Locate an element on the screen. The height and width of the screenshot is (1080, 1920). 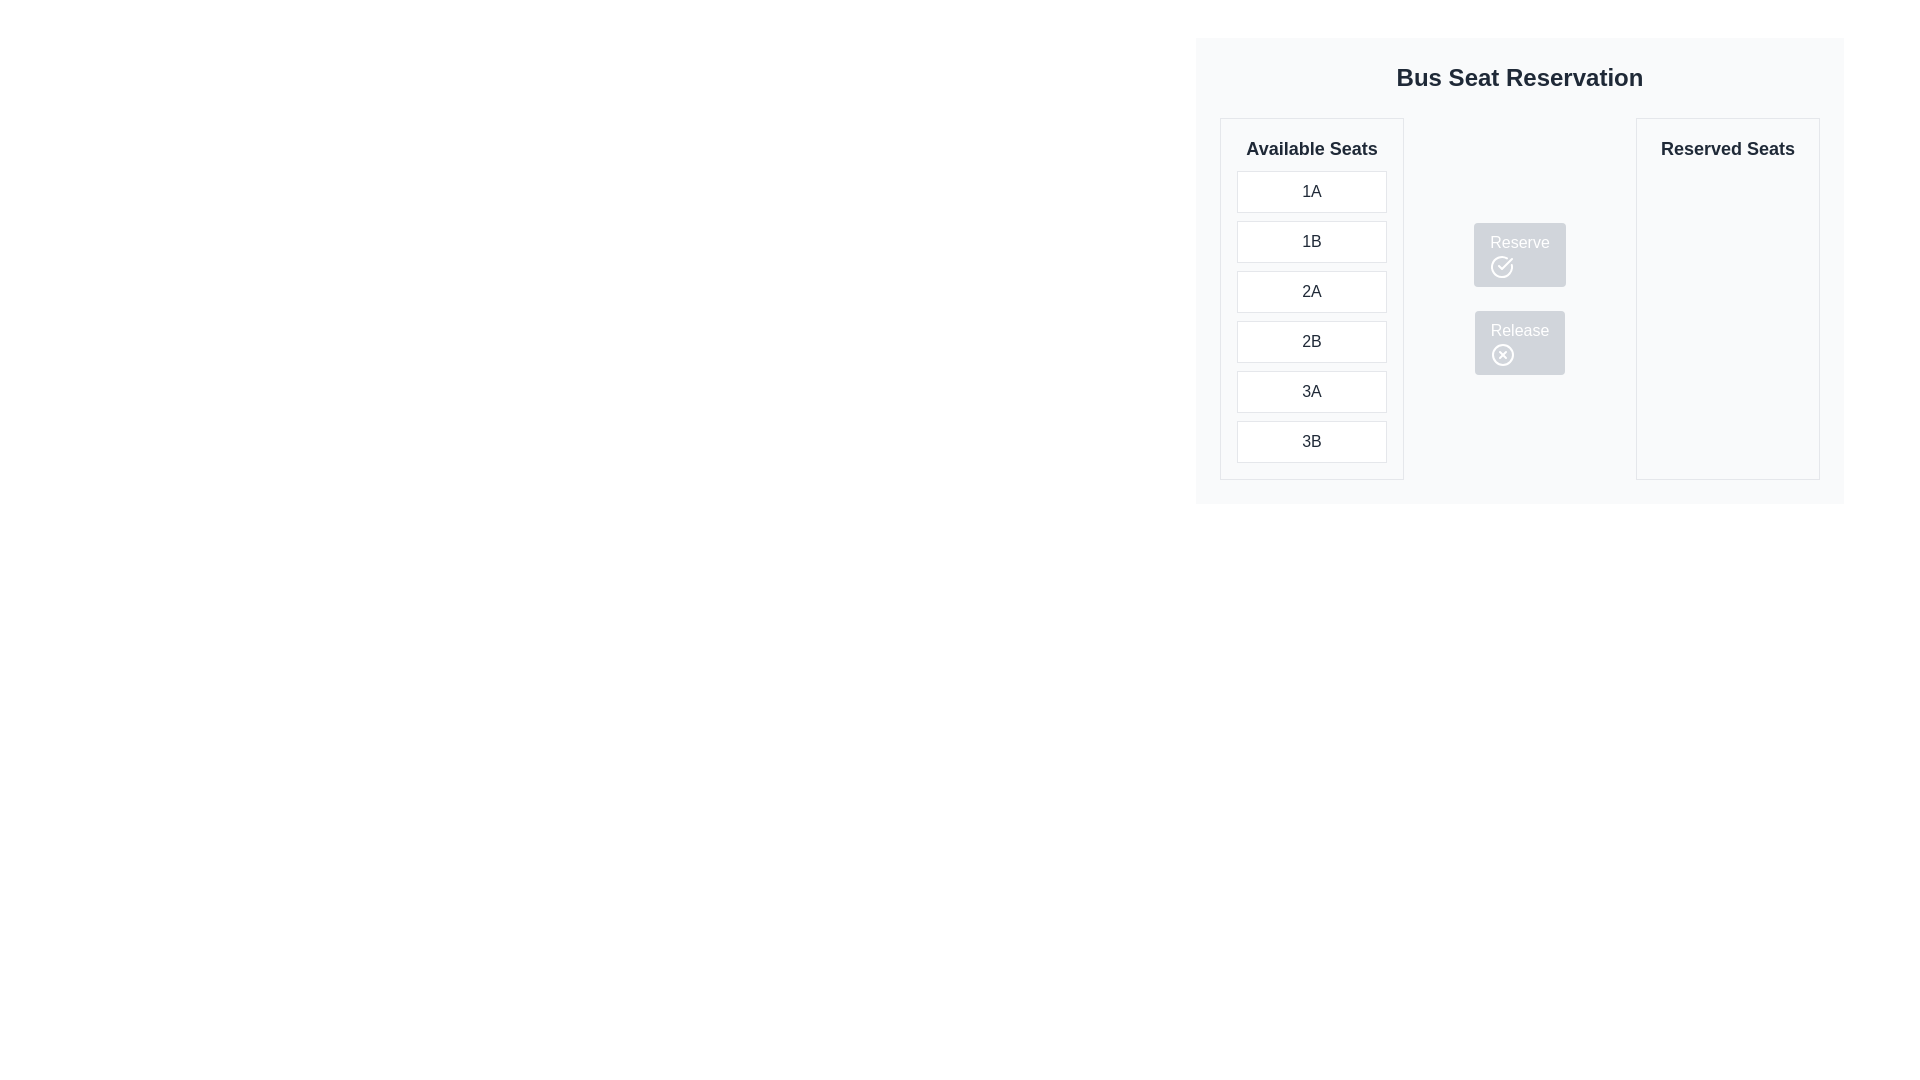
the selectable seat option labeled '3B' in the bus seat reservation interface is located at coordinates (1311, 441).